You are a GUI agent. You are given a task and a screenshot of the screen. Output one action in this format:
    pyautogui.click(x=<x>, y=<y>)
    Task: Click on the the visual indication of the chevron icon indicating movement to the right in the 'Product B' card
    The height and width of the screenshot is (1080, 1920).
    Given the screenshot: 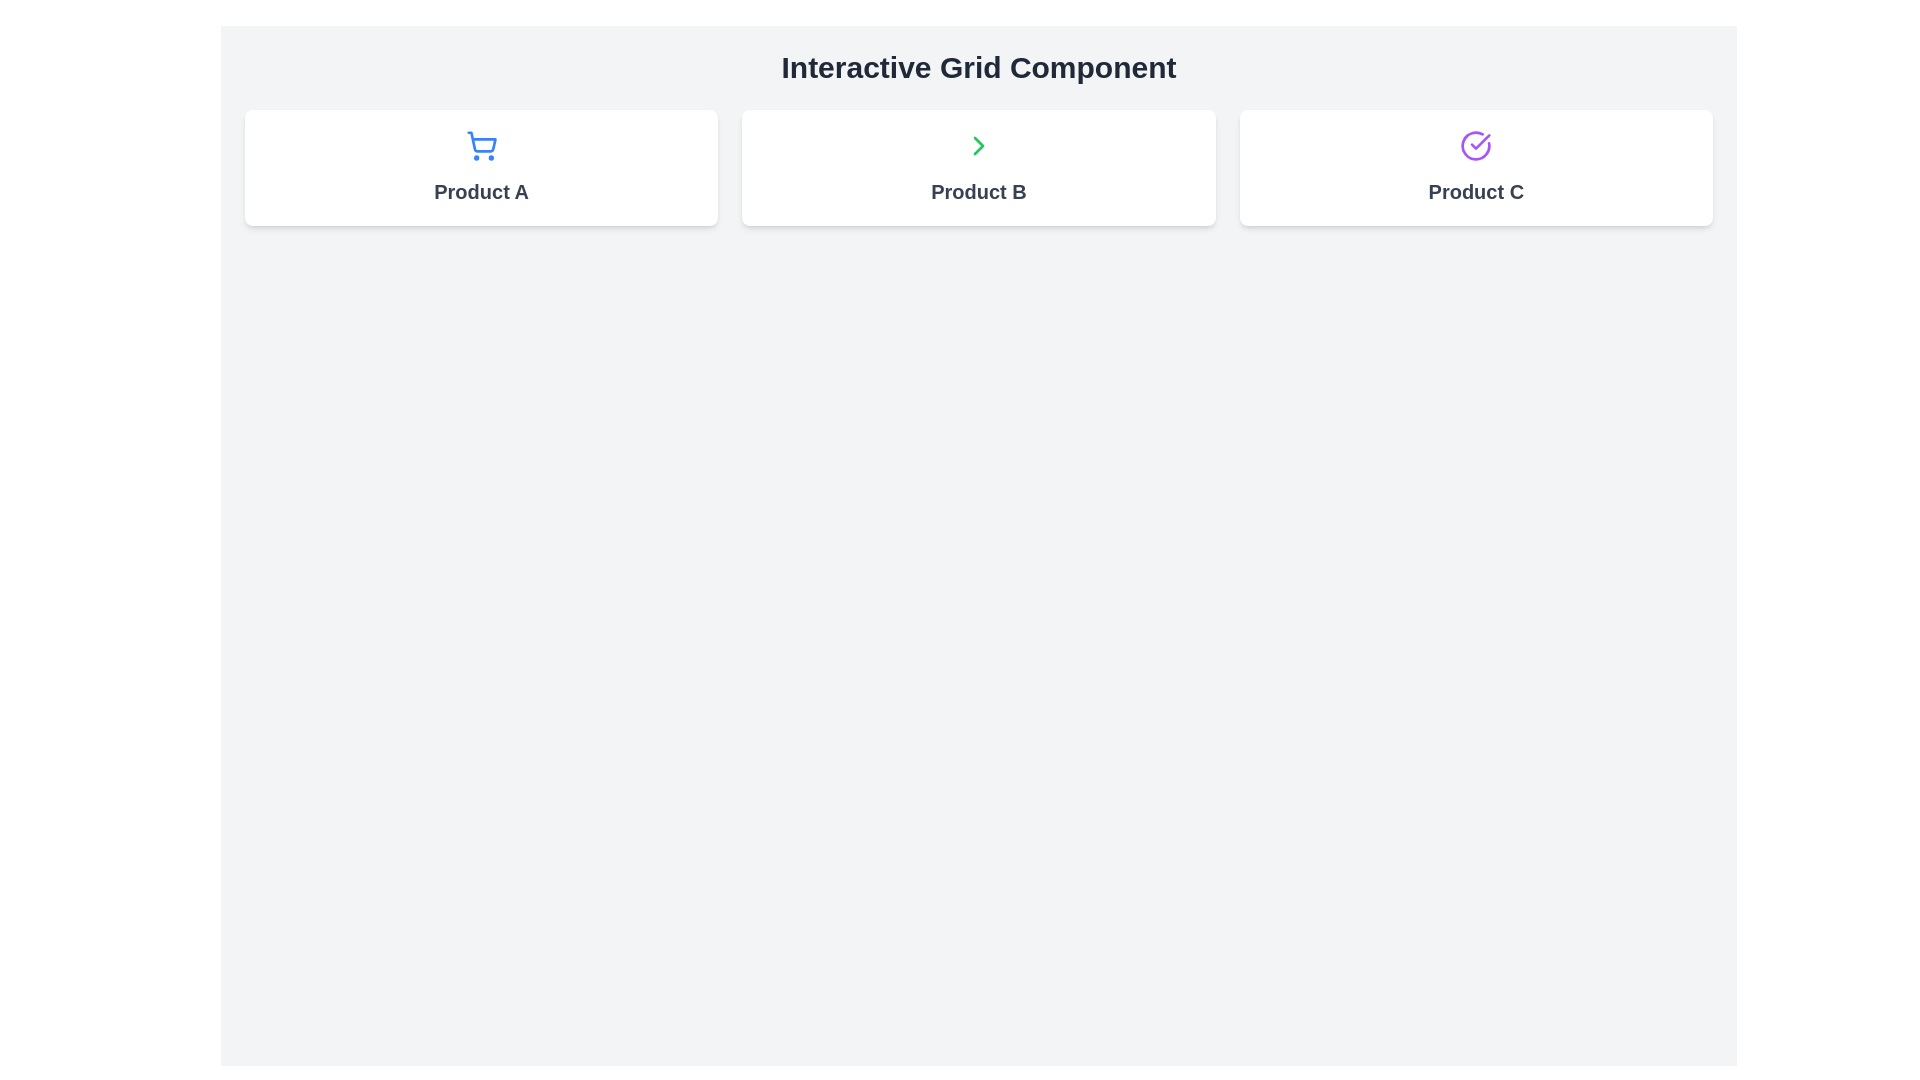 What is the action you would take?
    pyautogui.click(x=979, y=145)
    